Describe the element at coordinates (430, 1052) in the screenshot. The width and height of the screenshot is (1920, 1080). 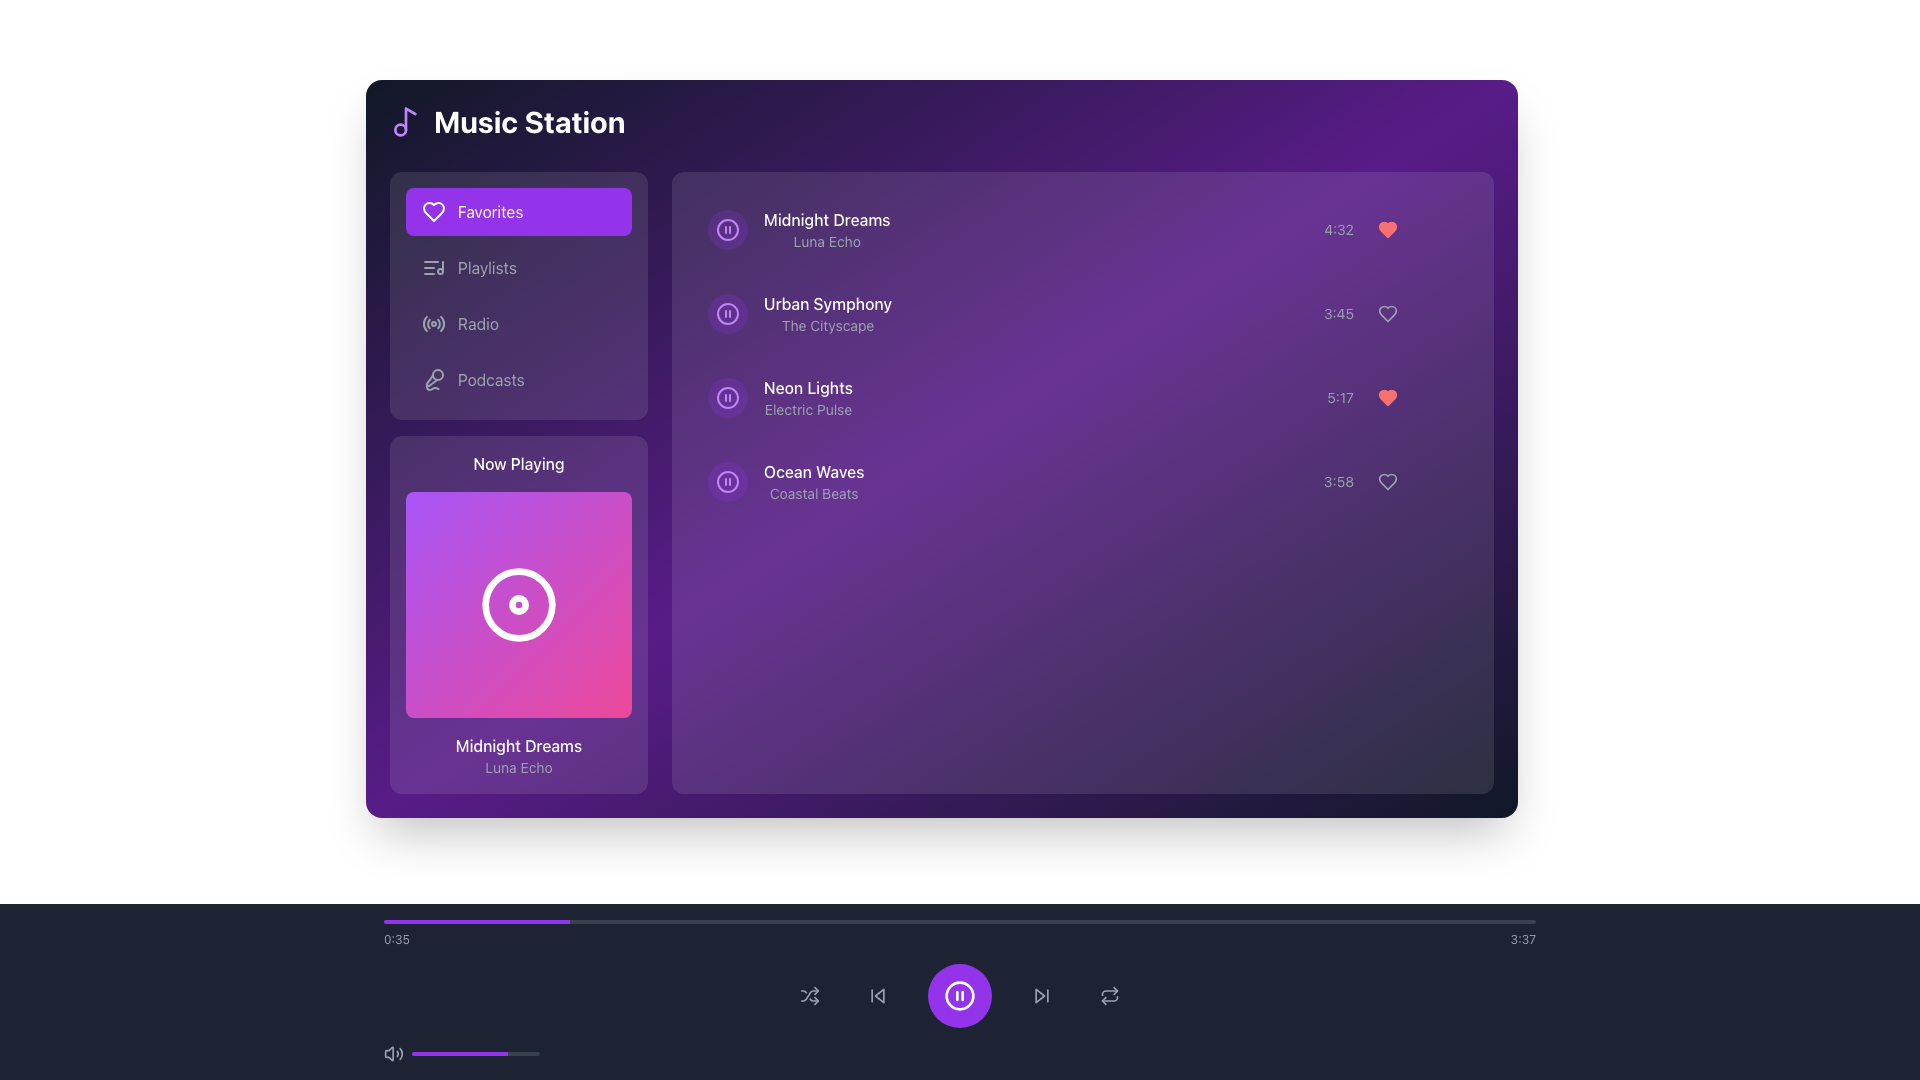
I see `the progress` at that location.